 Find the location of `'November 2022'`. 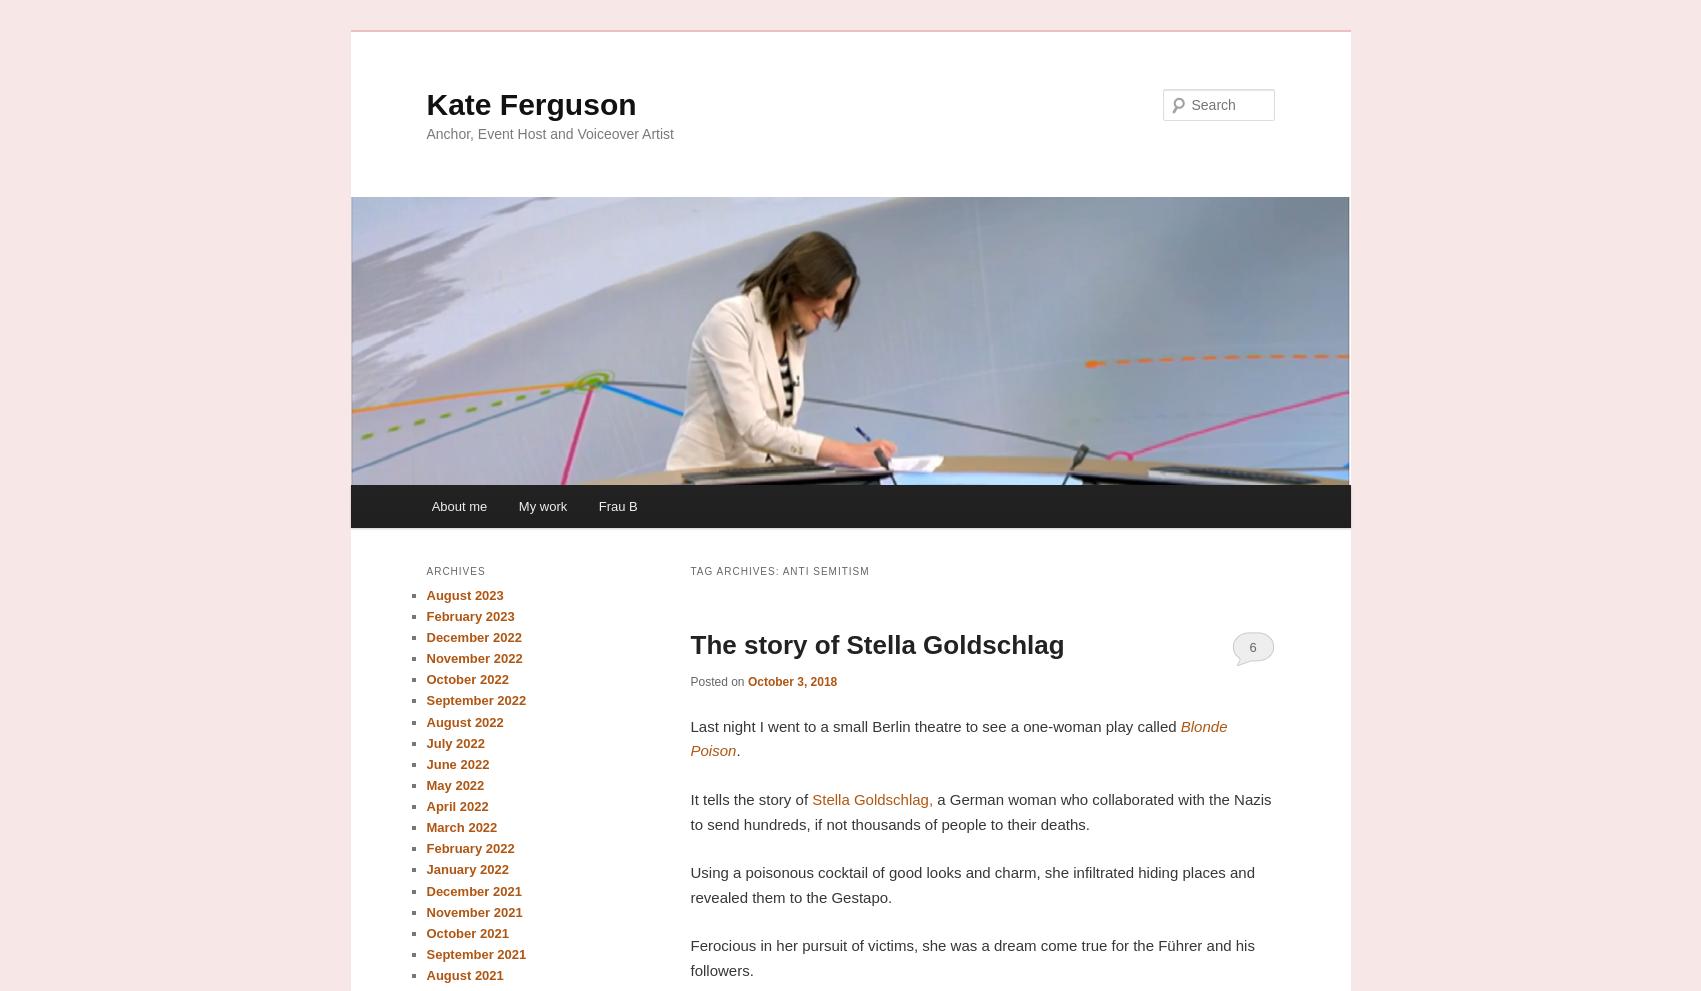

'November 2022' is located at coordinates (473, 657).